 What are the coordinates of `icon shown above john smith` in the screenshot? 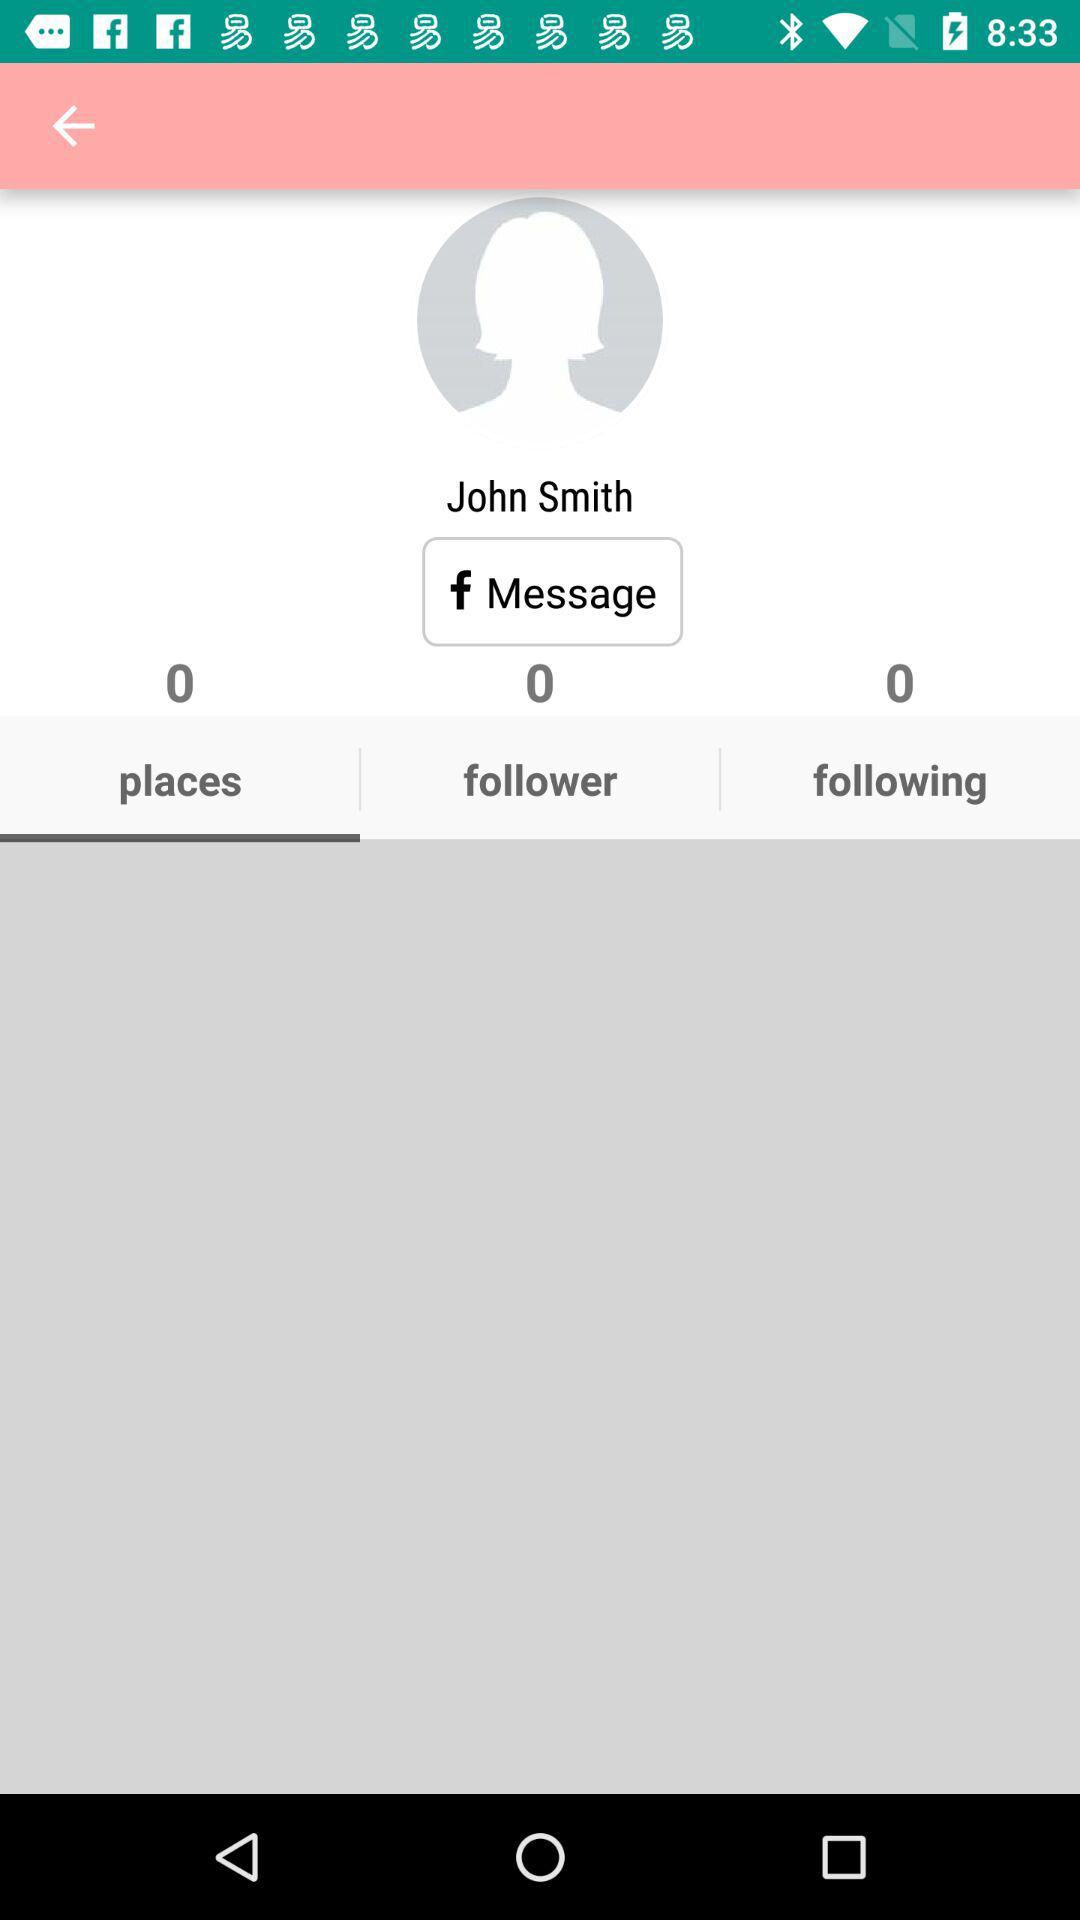 It's located at (540, 321).